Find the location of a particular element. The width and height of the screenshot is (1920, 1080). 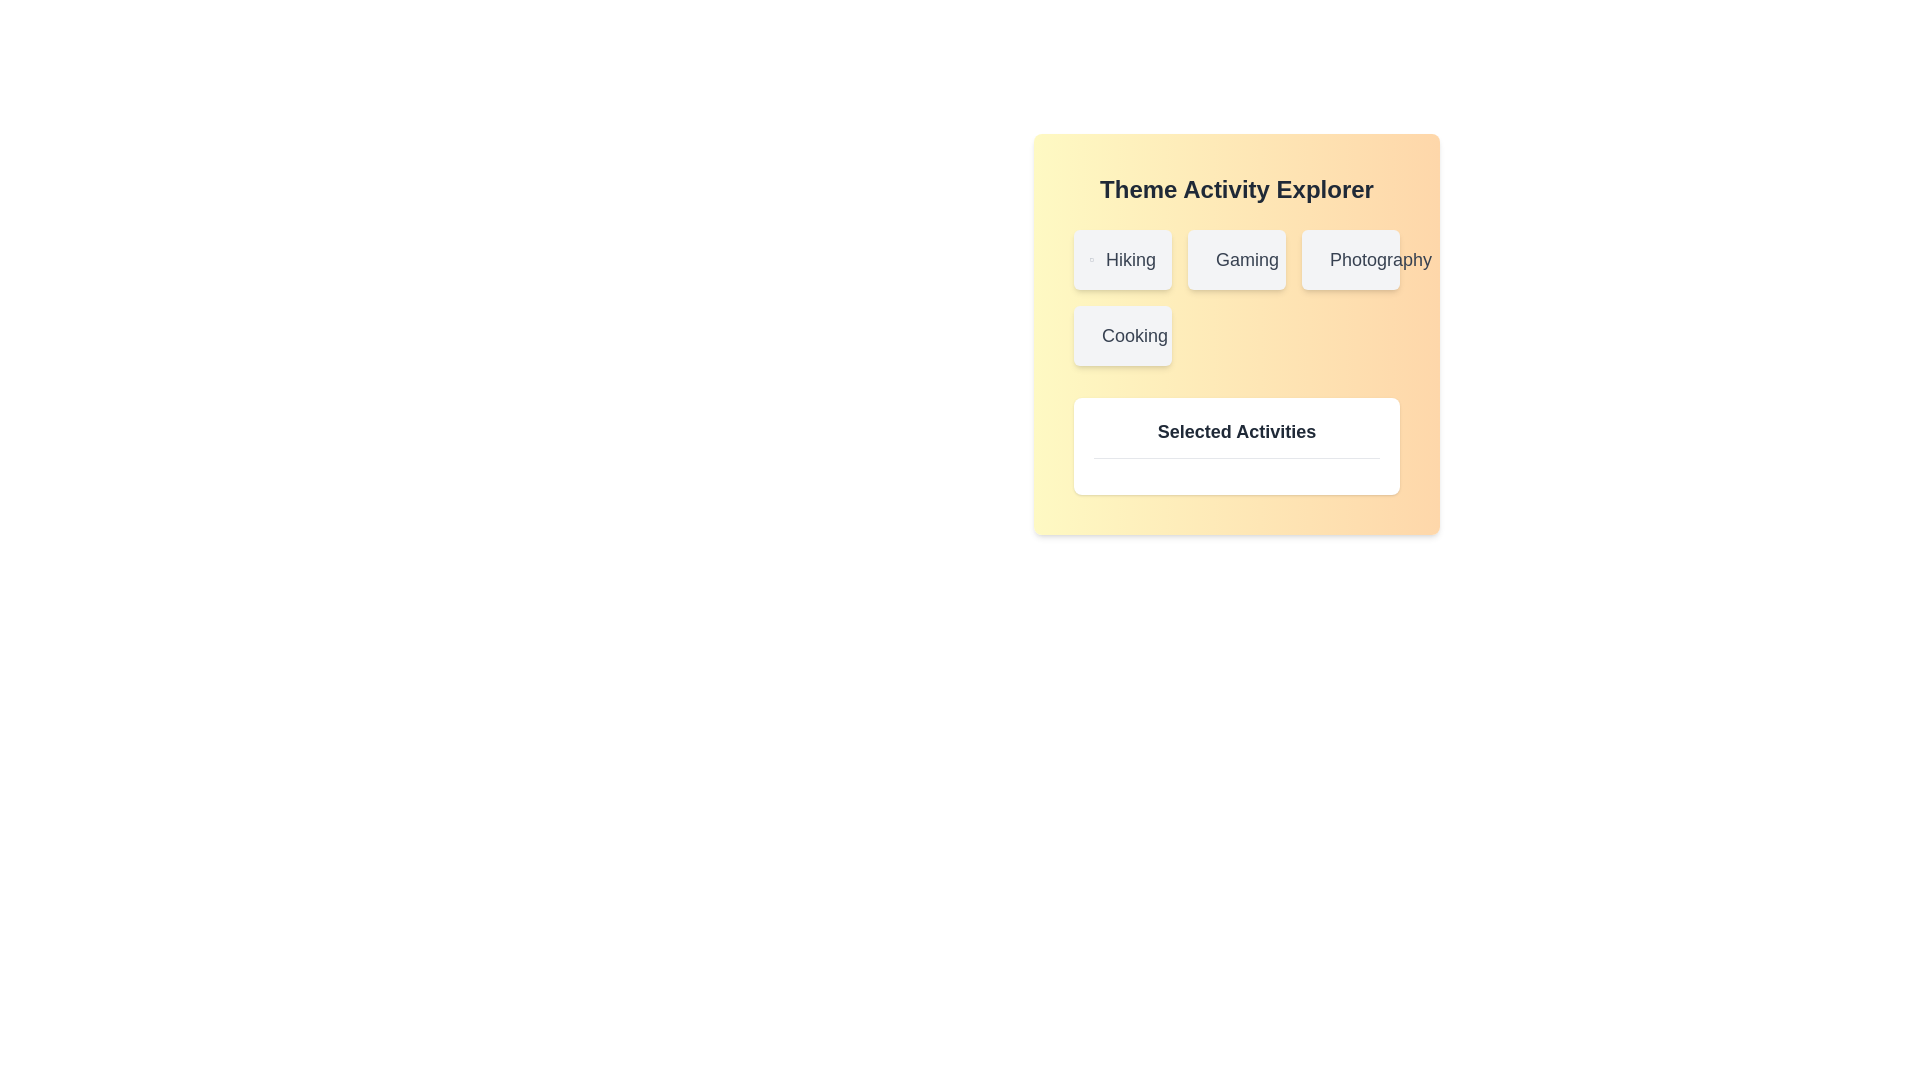

the small square-shaped icon within the 'Photography' button, which has rounded corners and a minimalistic appearance is located at coordinates (1329, 258).